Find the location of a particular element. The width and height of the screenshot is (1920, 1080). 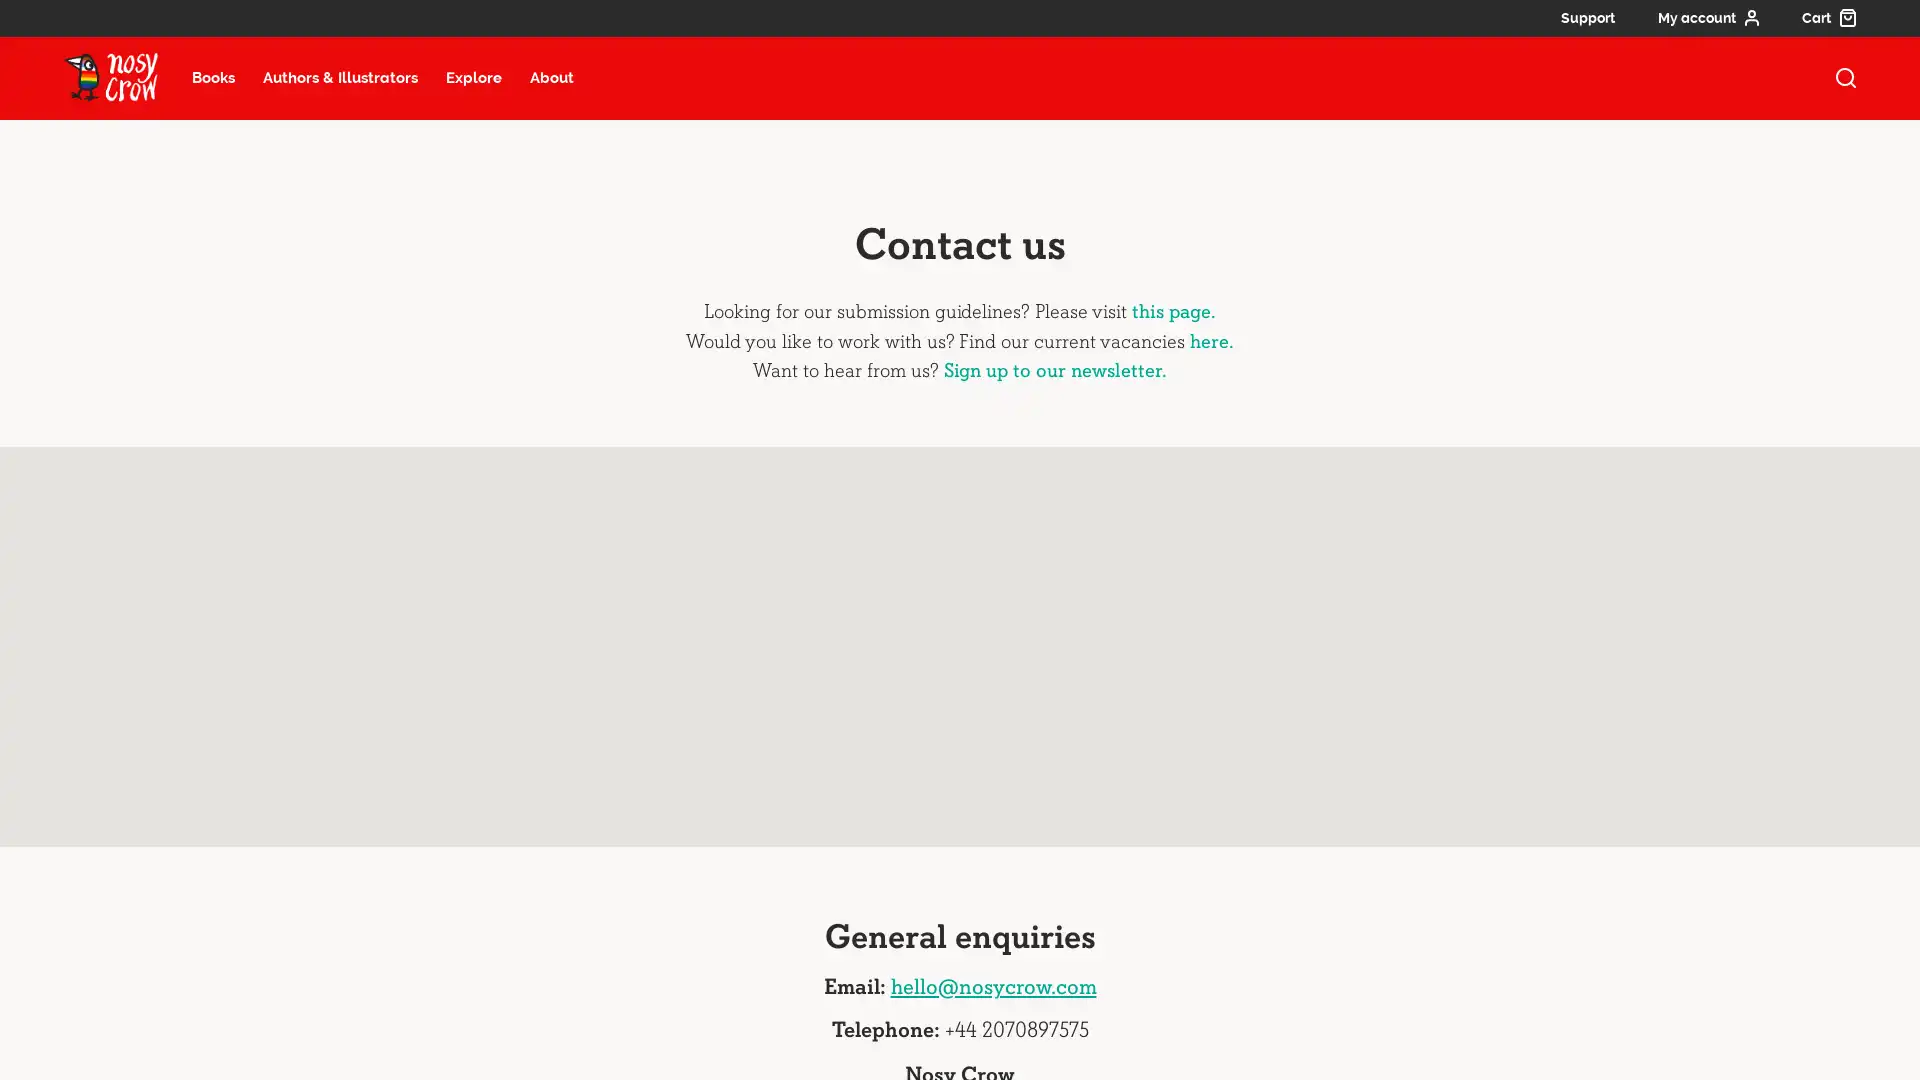

About menu item, select to open about submenu (13 items) is located at coordinates (552, 76).